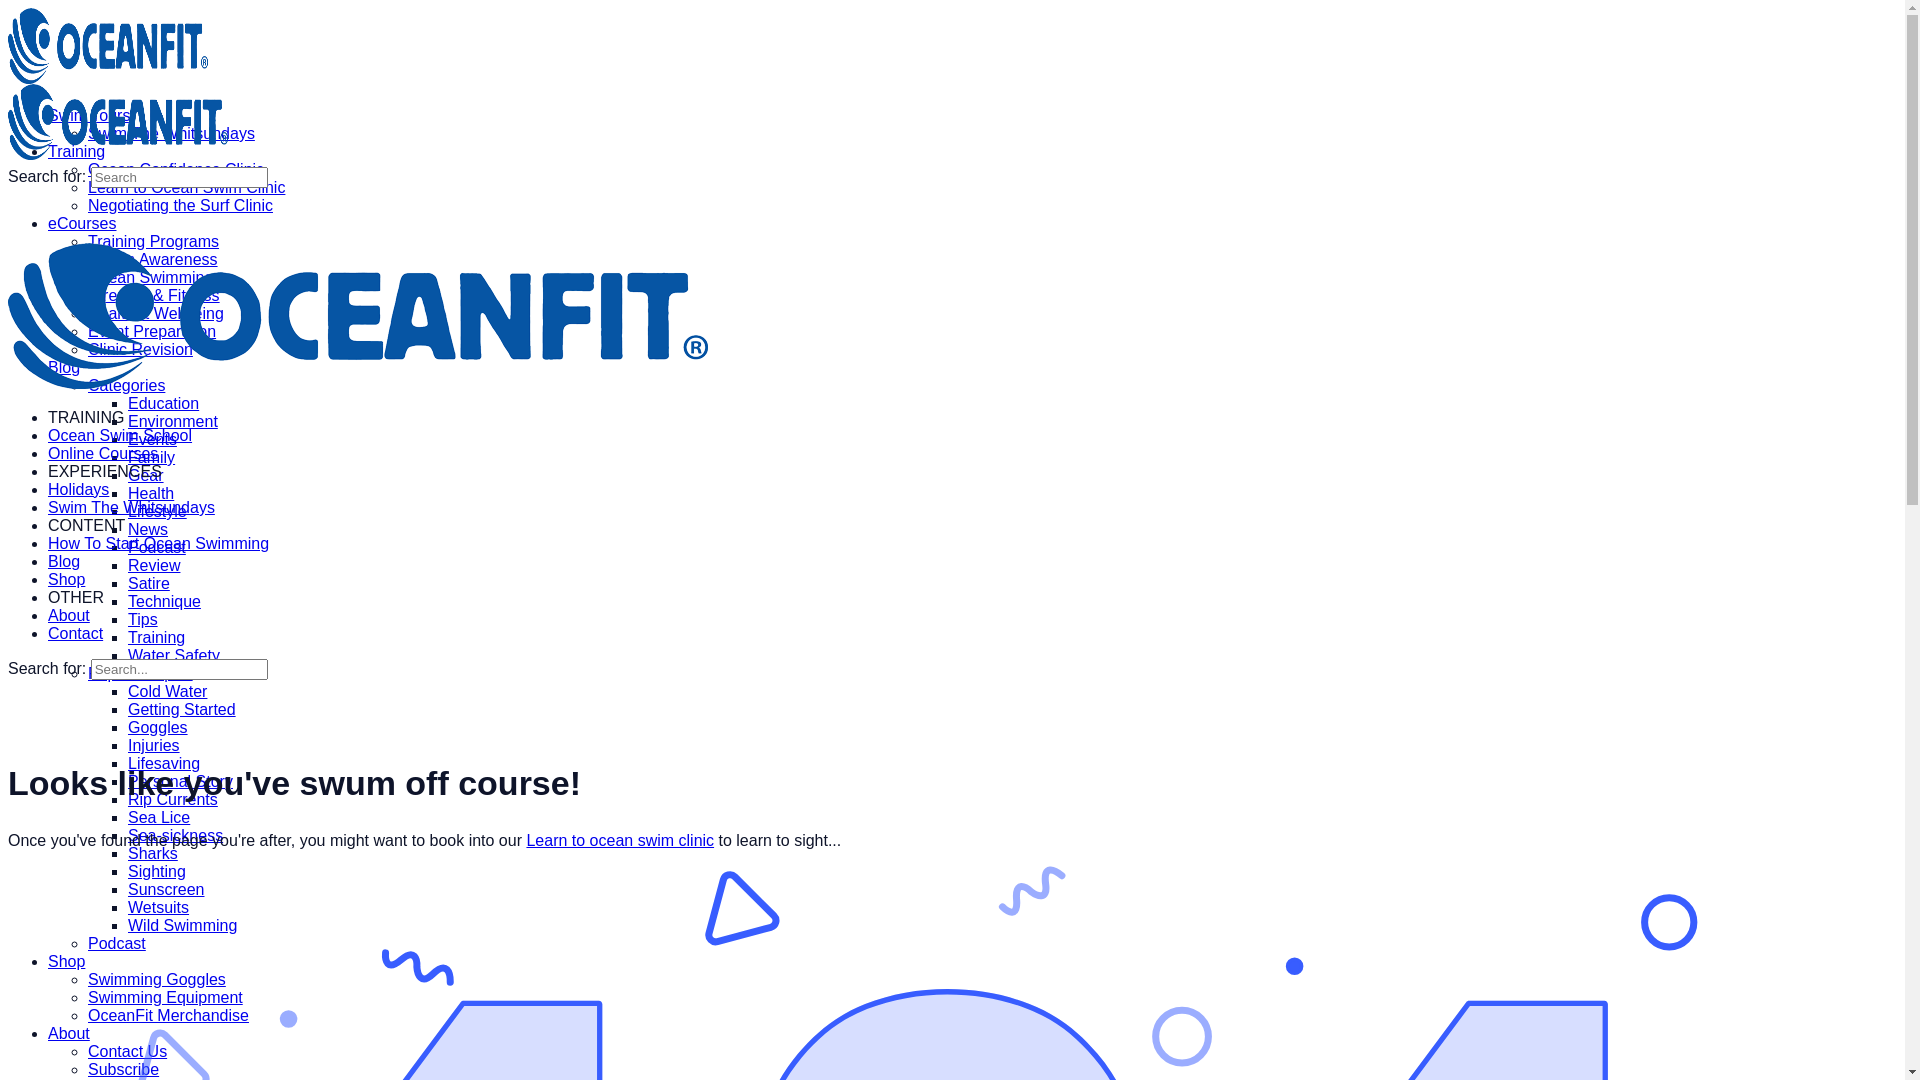  I want to click on 'Holidays', so click(78, 489).